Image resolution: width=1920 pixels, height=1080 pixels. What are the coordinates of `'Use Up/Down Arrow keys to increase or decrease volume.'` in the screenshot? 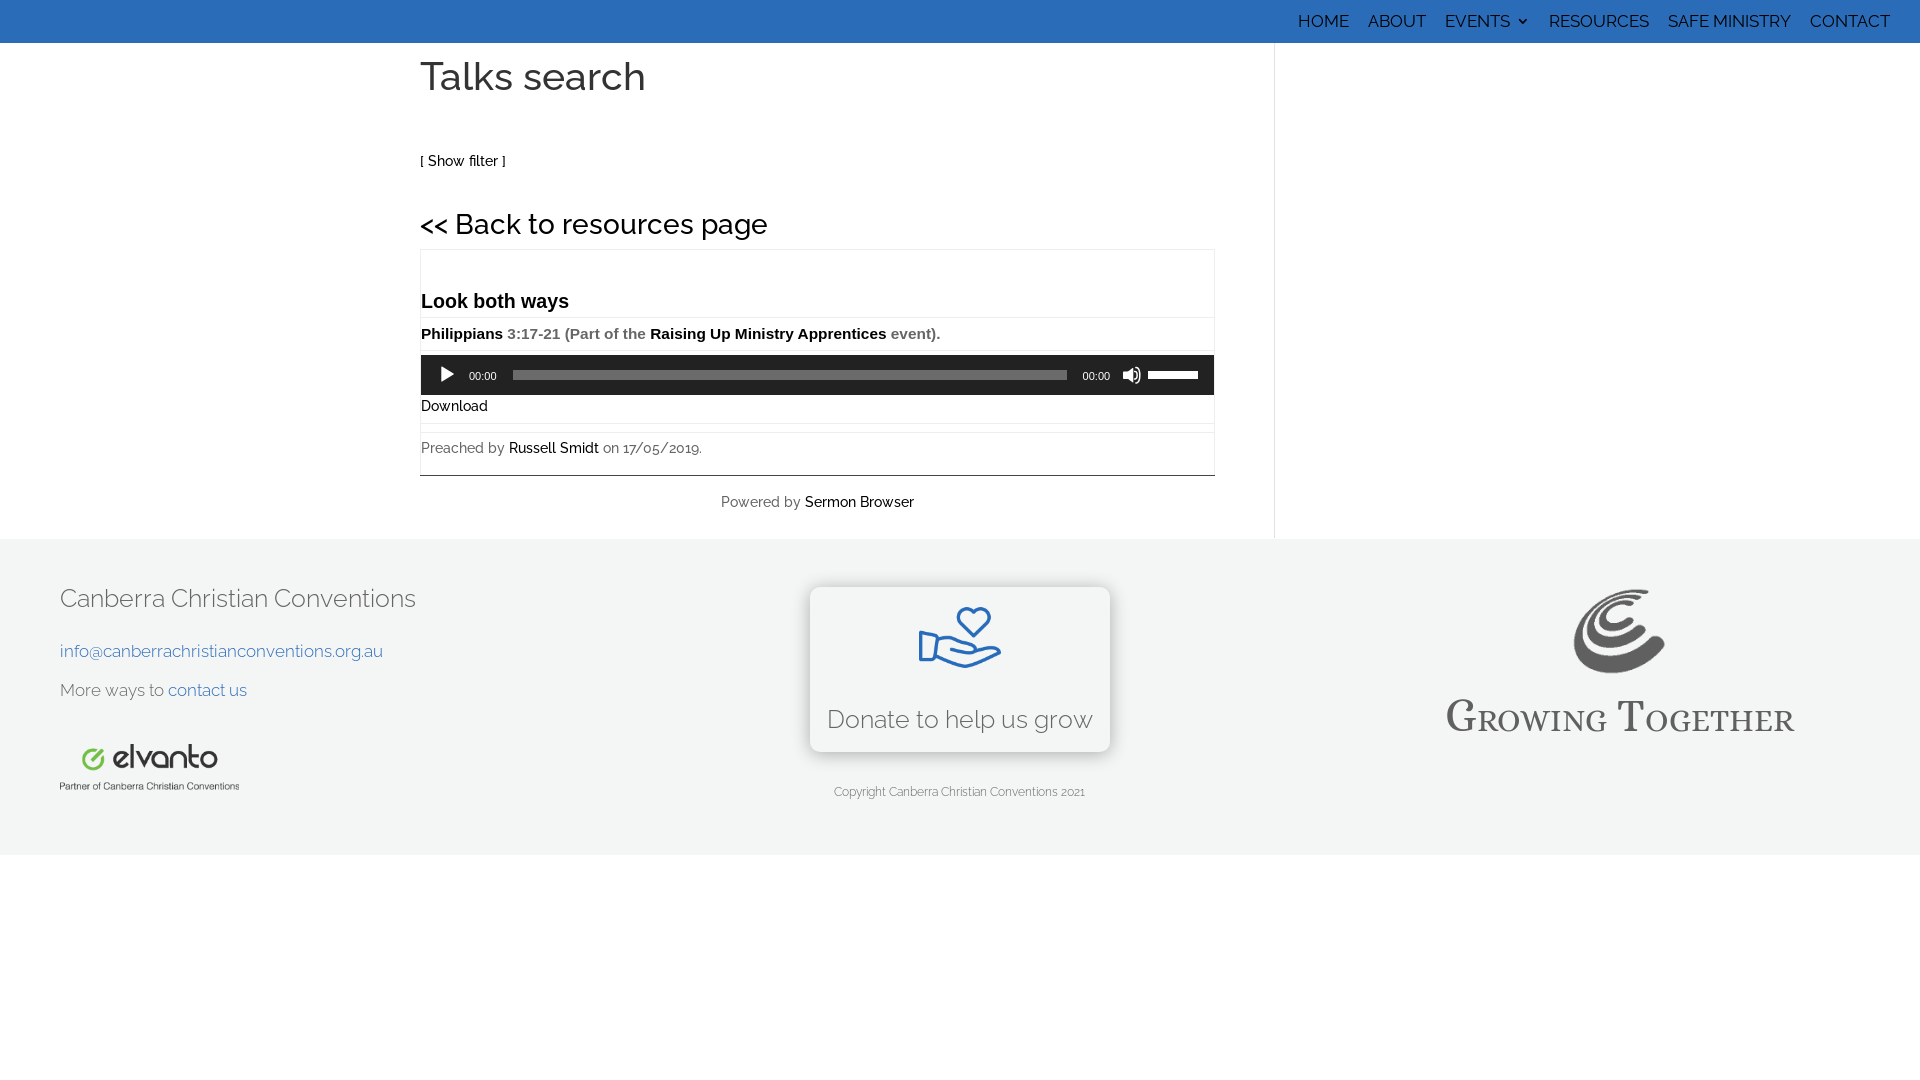 It's located at (1176, 373).